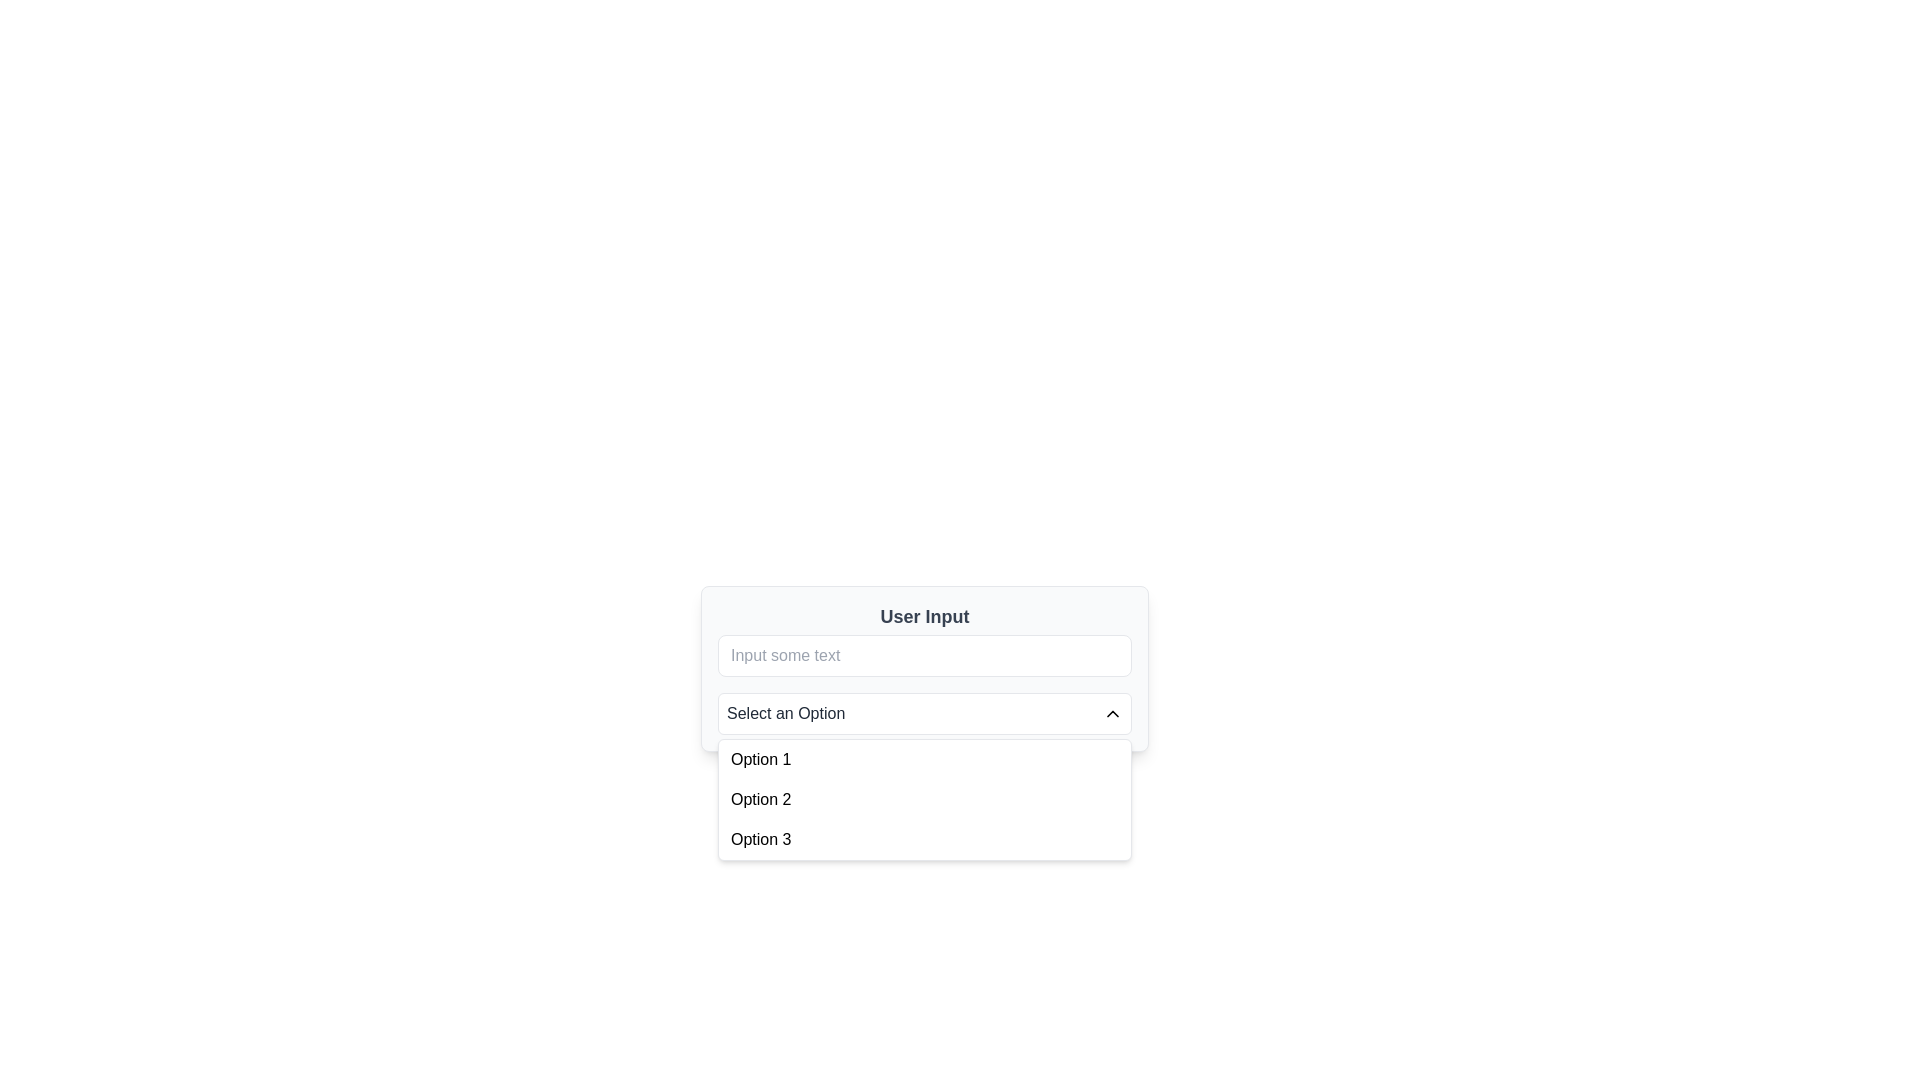 This screenshot has height=1080, width=1920. What do you see at coordinates (924, 798) in the screenshot?
I see `the Dropdown menu item displaying 'Option 2' to trigger hover effects` at bounding box center [924, 798].